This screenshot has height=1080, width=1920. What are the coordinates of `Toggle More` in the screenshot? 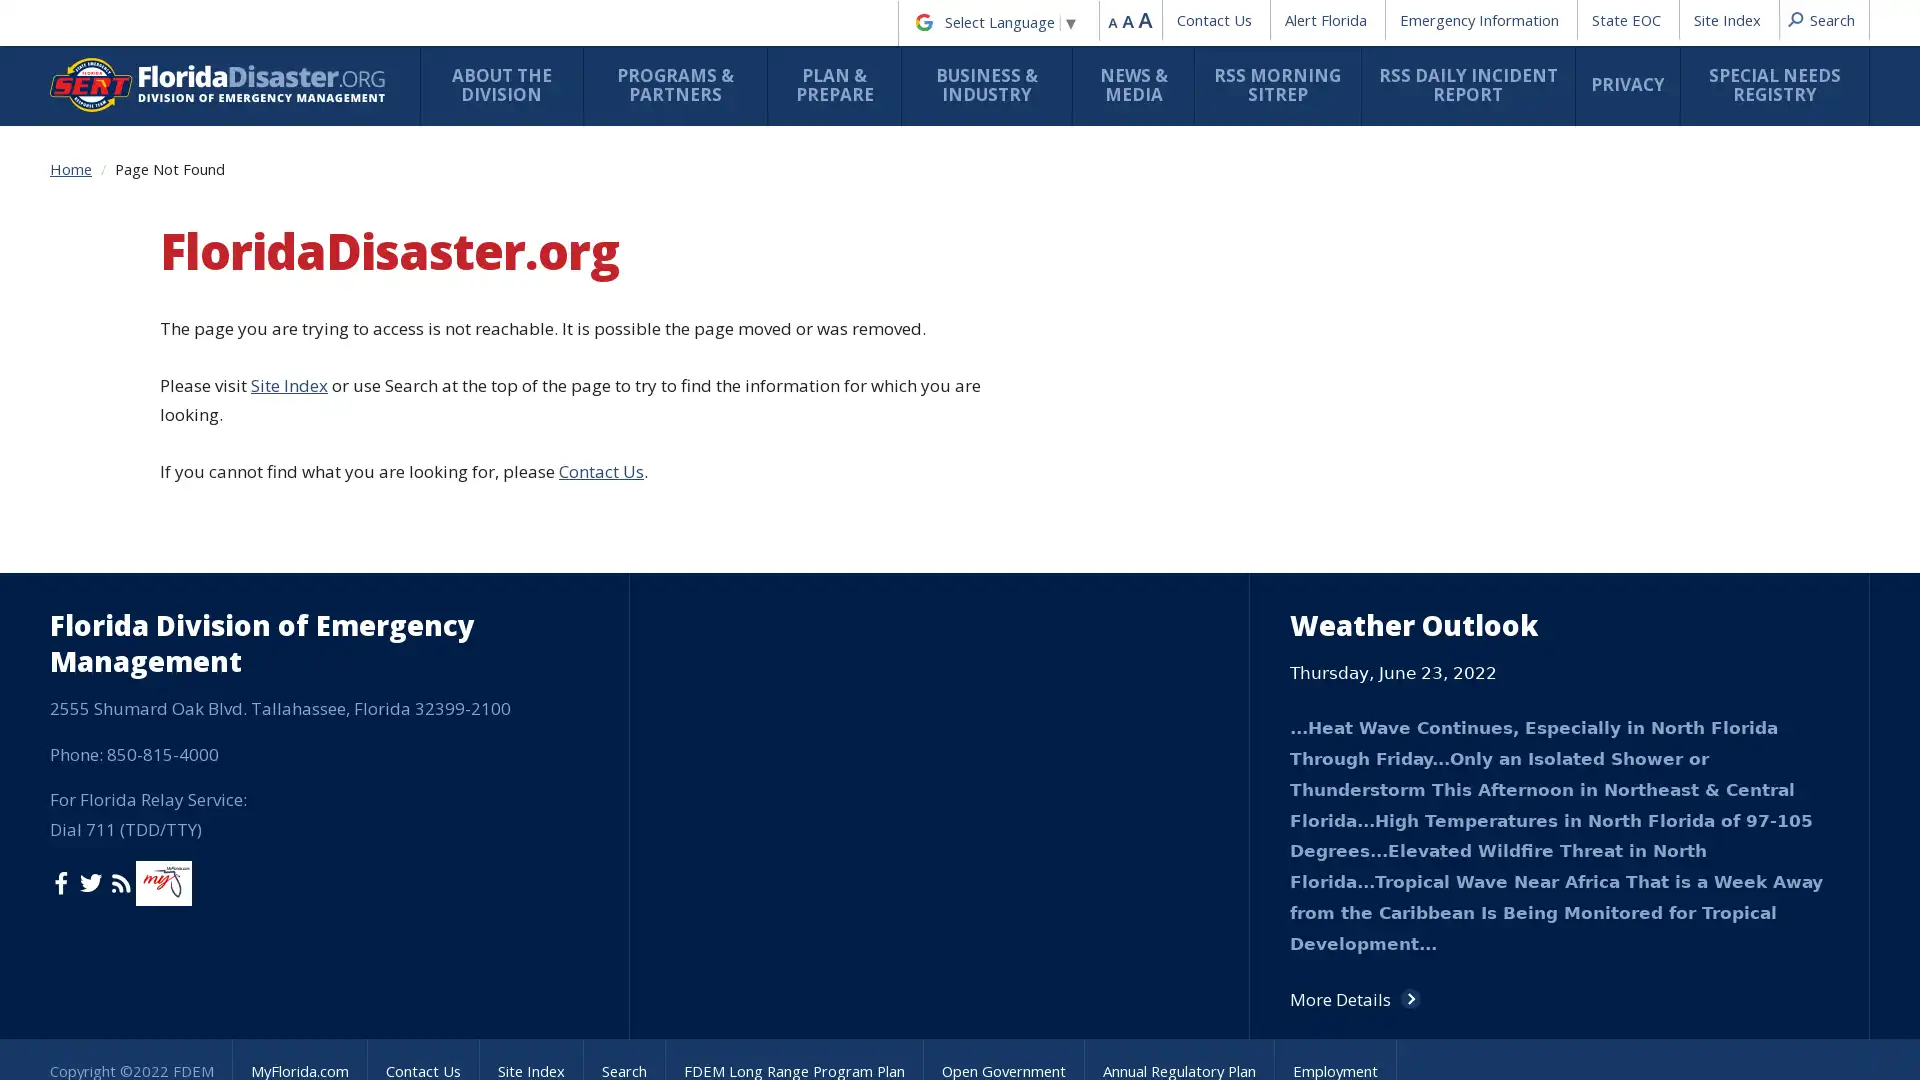 It's located at (600, 446).